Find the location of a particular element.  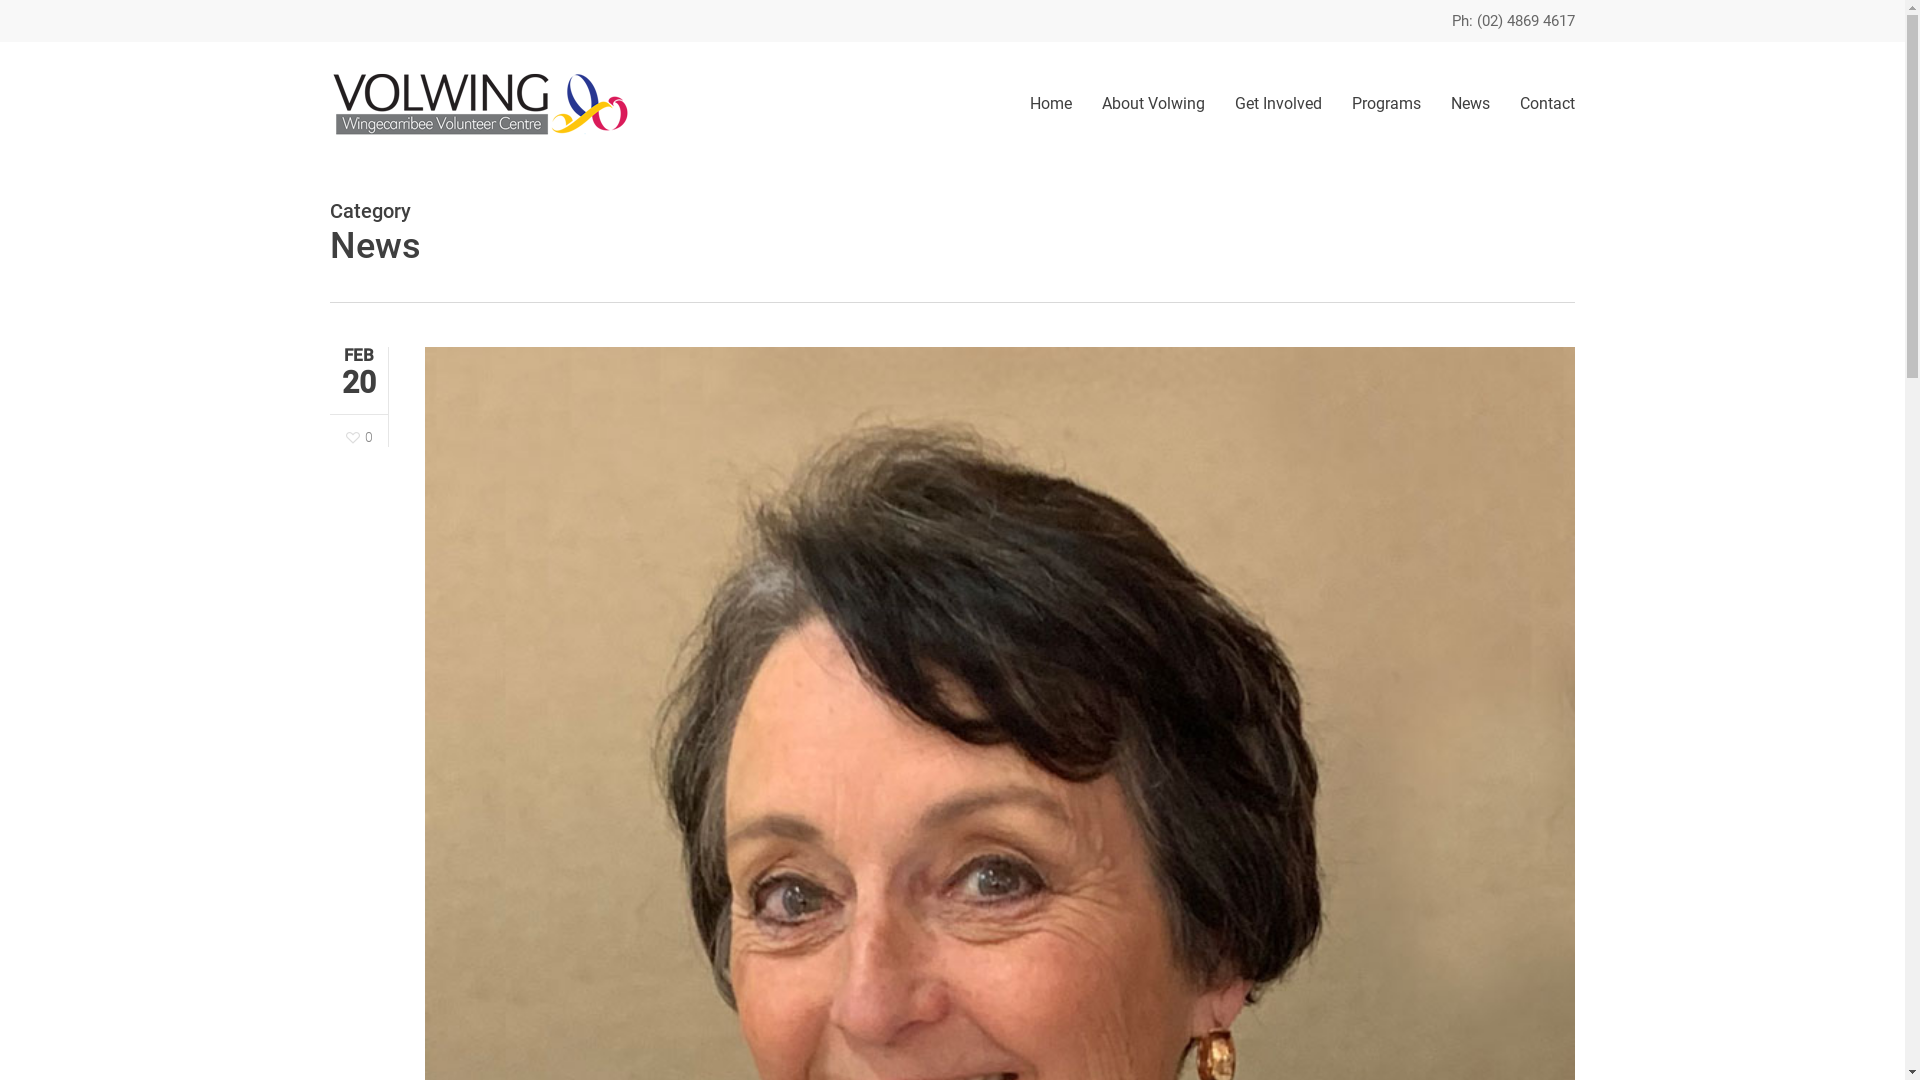

'Contact' is located at coordinates (1539, 103).